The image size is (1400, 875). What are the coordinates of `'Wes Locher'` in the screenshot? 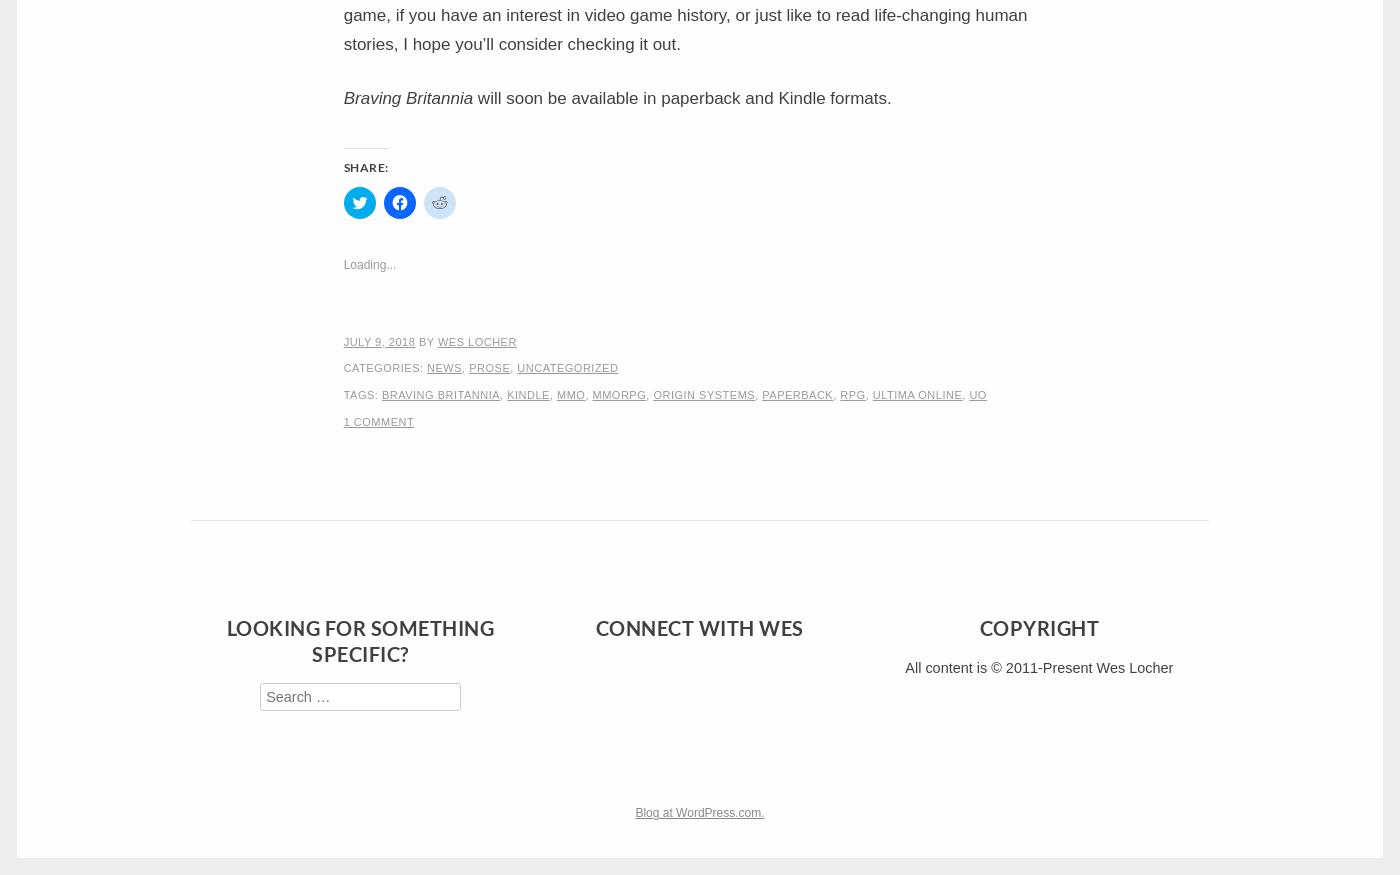 It's located at (476, 340).